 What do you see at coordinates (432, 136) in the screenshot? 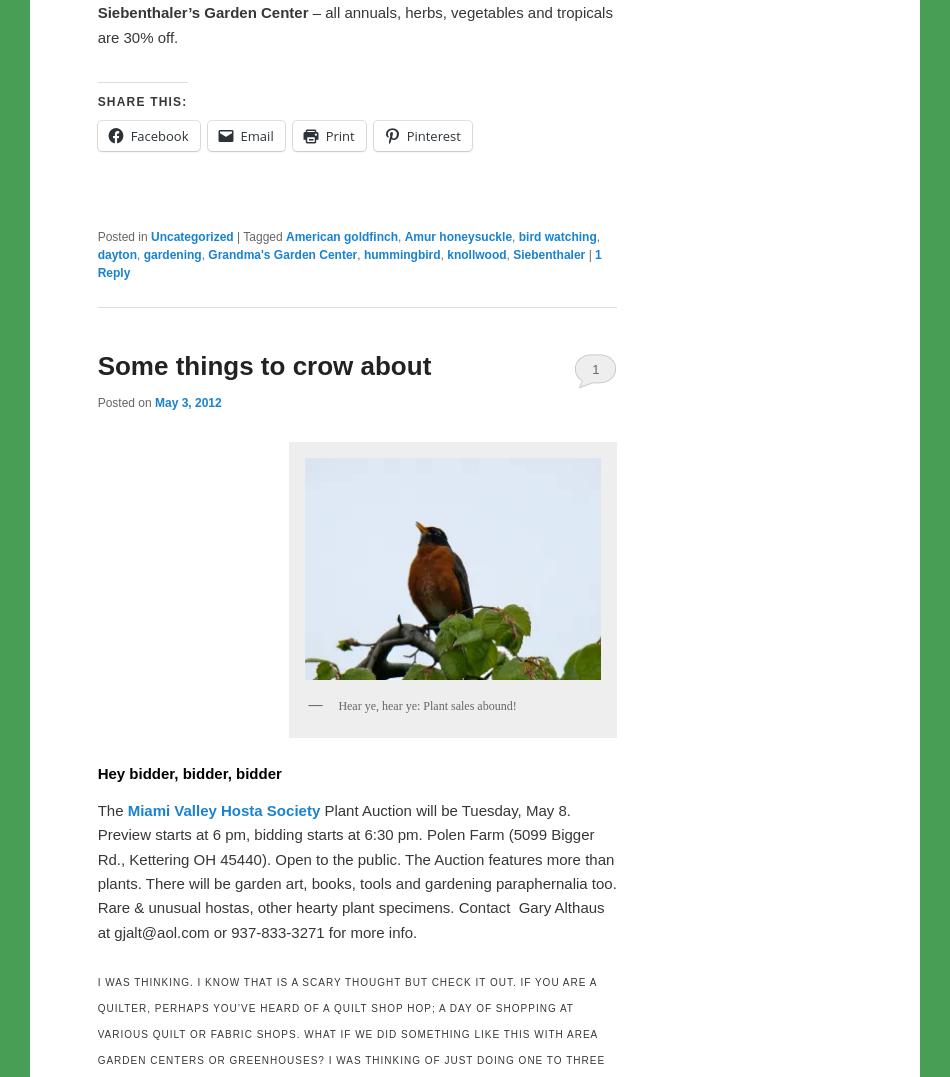
I see `'Pinterest'` at bounding box center [432, 136].